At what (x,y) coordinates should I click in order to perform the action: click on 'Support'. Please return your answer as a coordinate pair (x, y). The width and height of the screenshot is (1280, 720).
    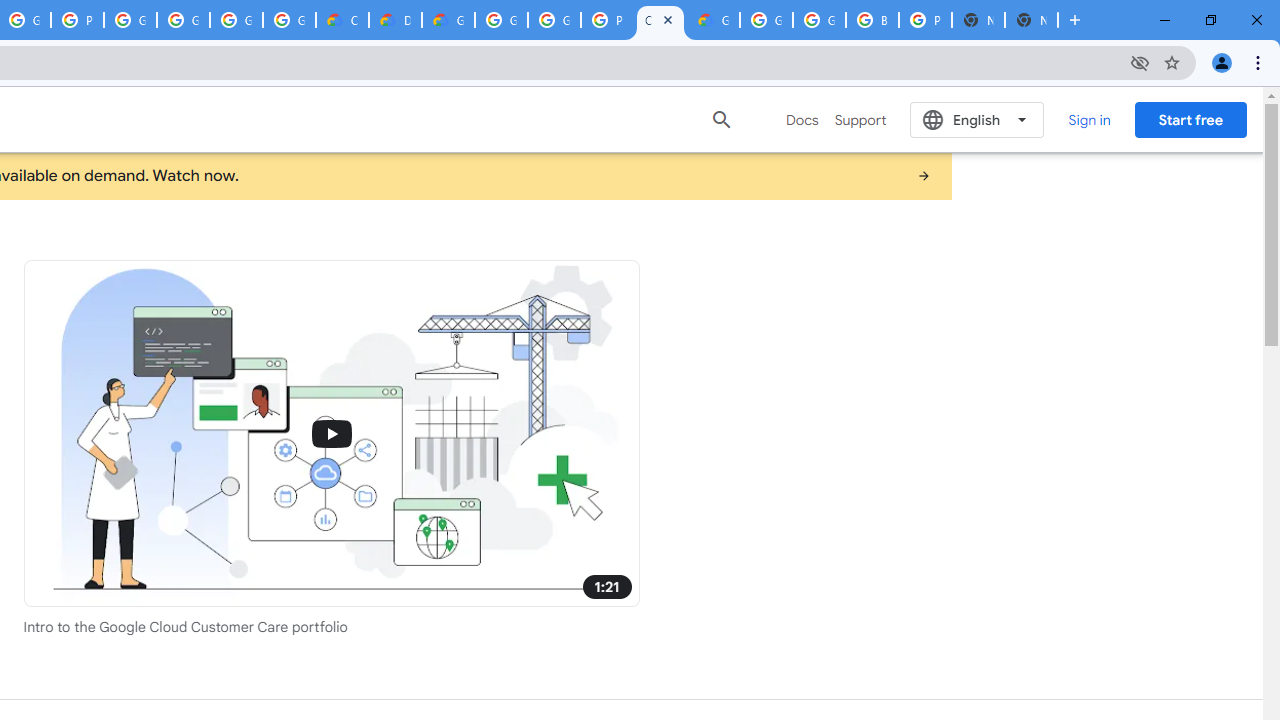
    Looking at the image, I should click on (860, 119).